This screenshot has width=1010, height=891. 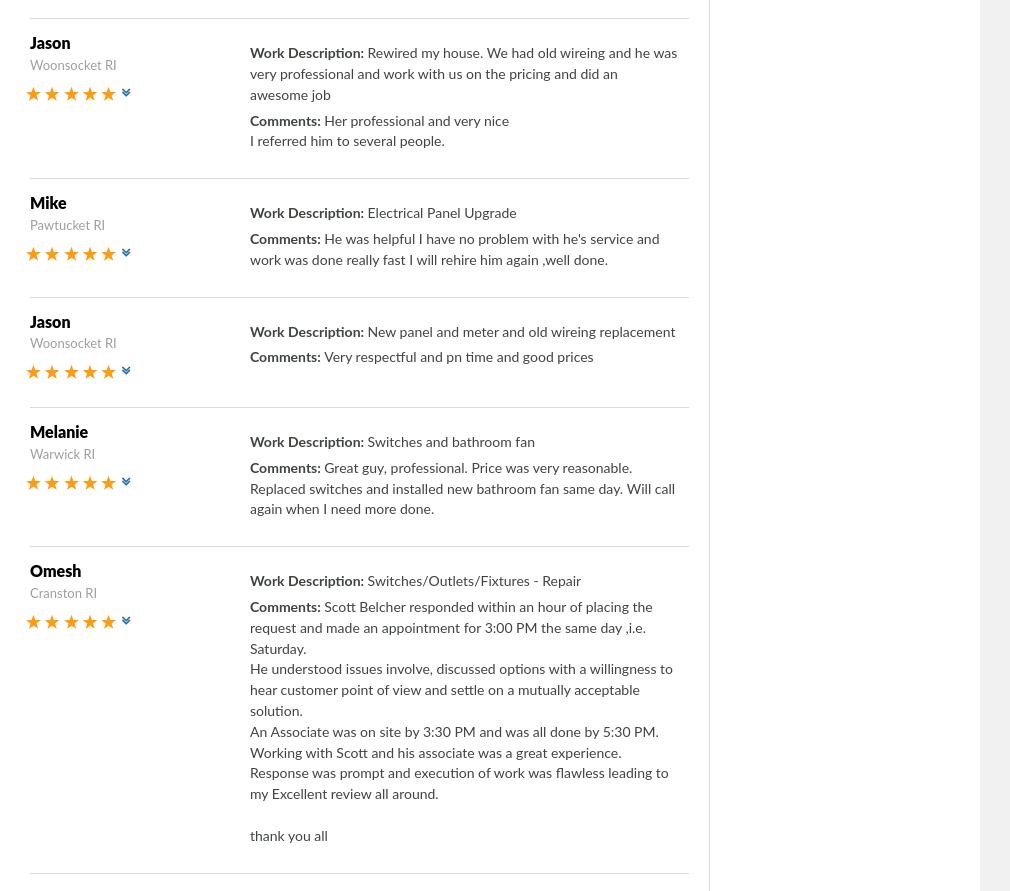 I want to click on 'Scott Belcher responded within an hour of placing the request and made an appointment for 3:00 PM the same day ,i.e. Saturday.', so click(x=450, y=626).